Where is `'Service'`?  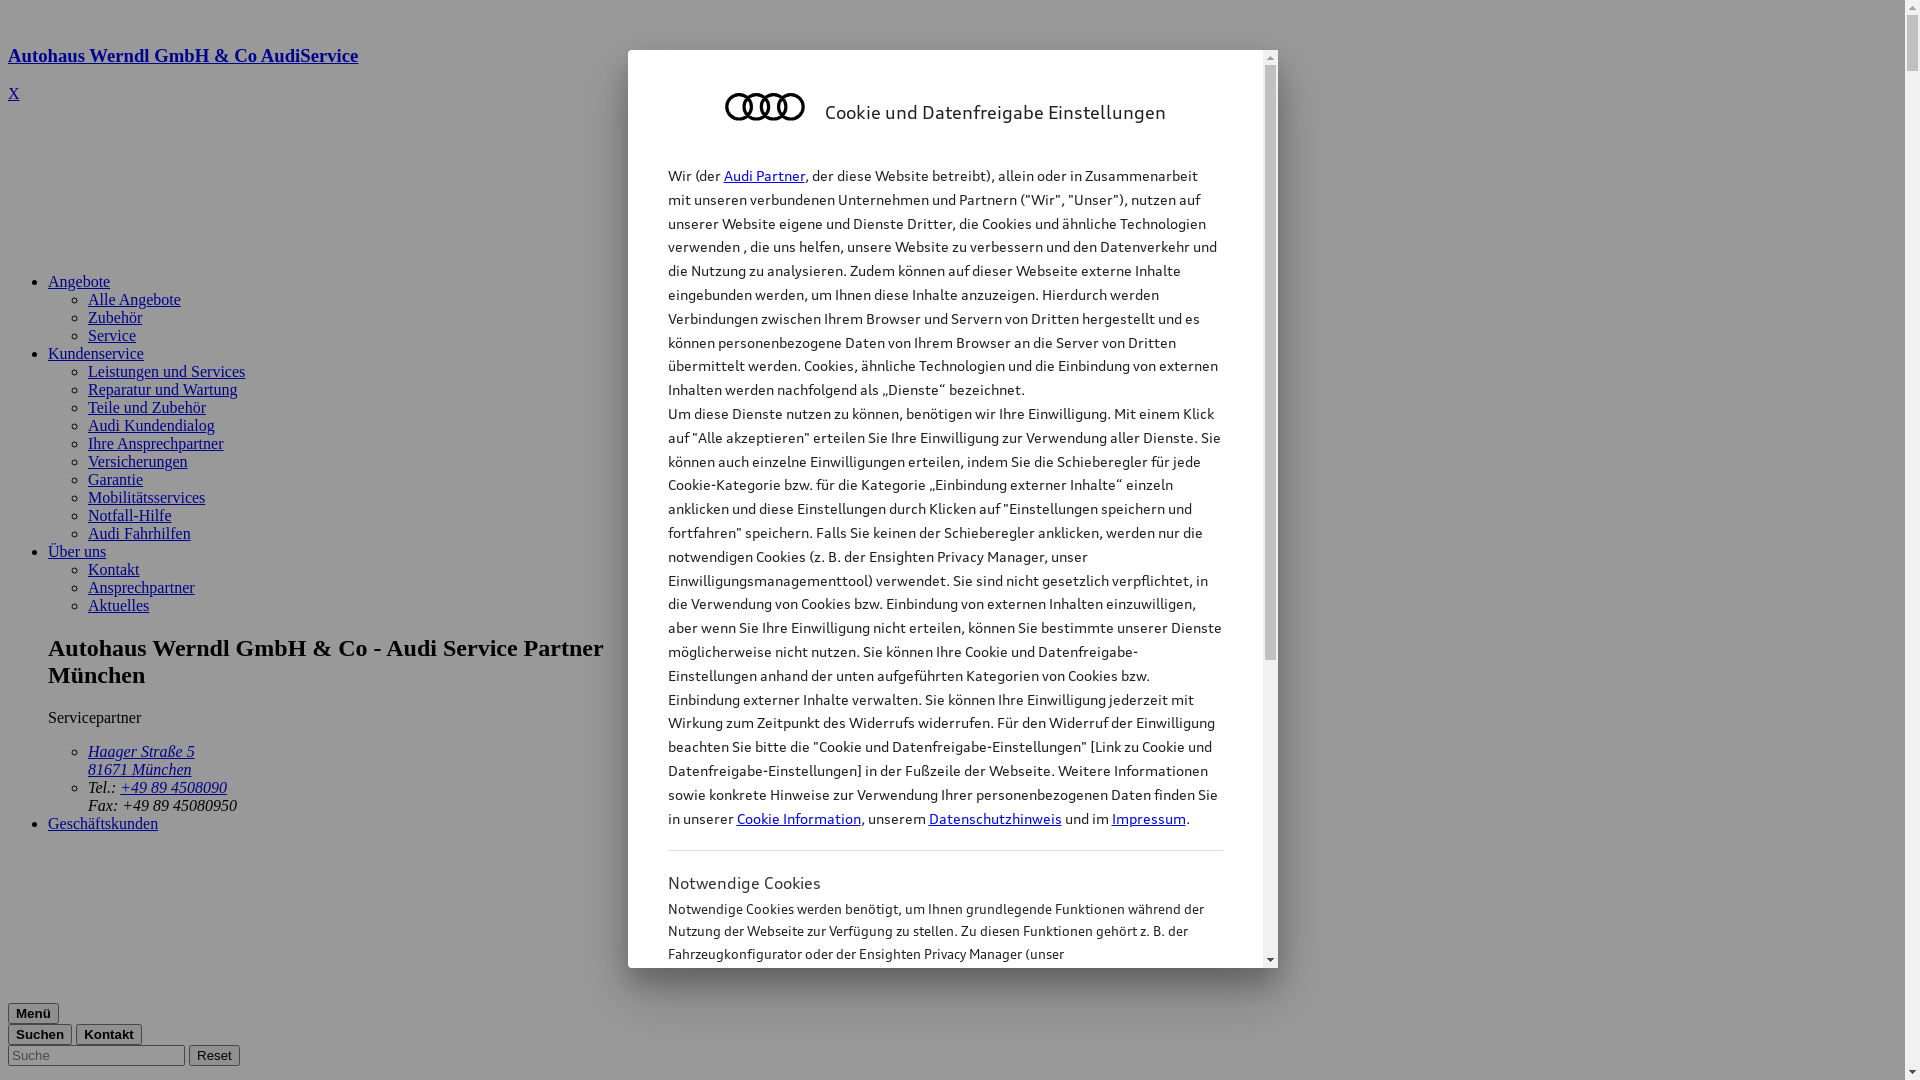 'Service' is located at coordinates (110, 334).